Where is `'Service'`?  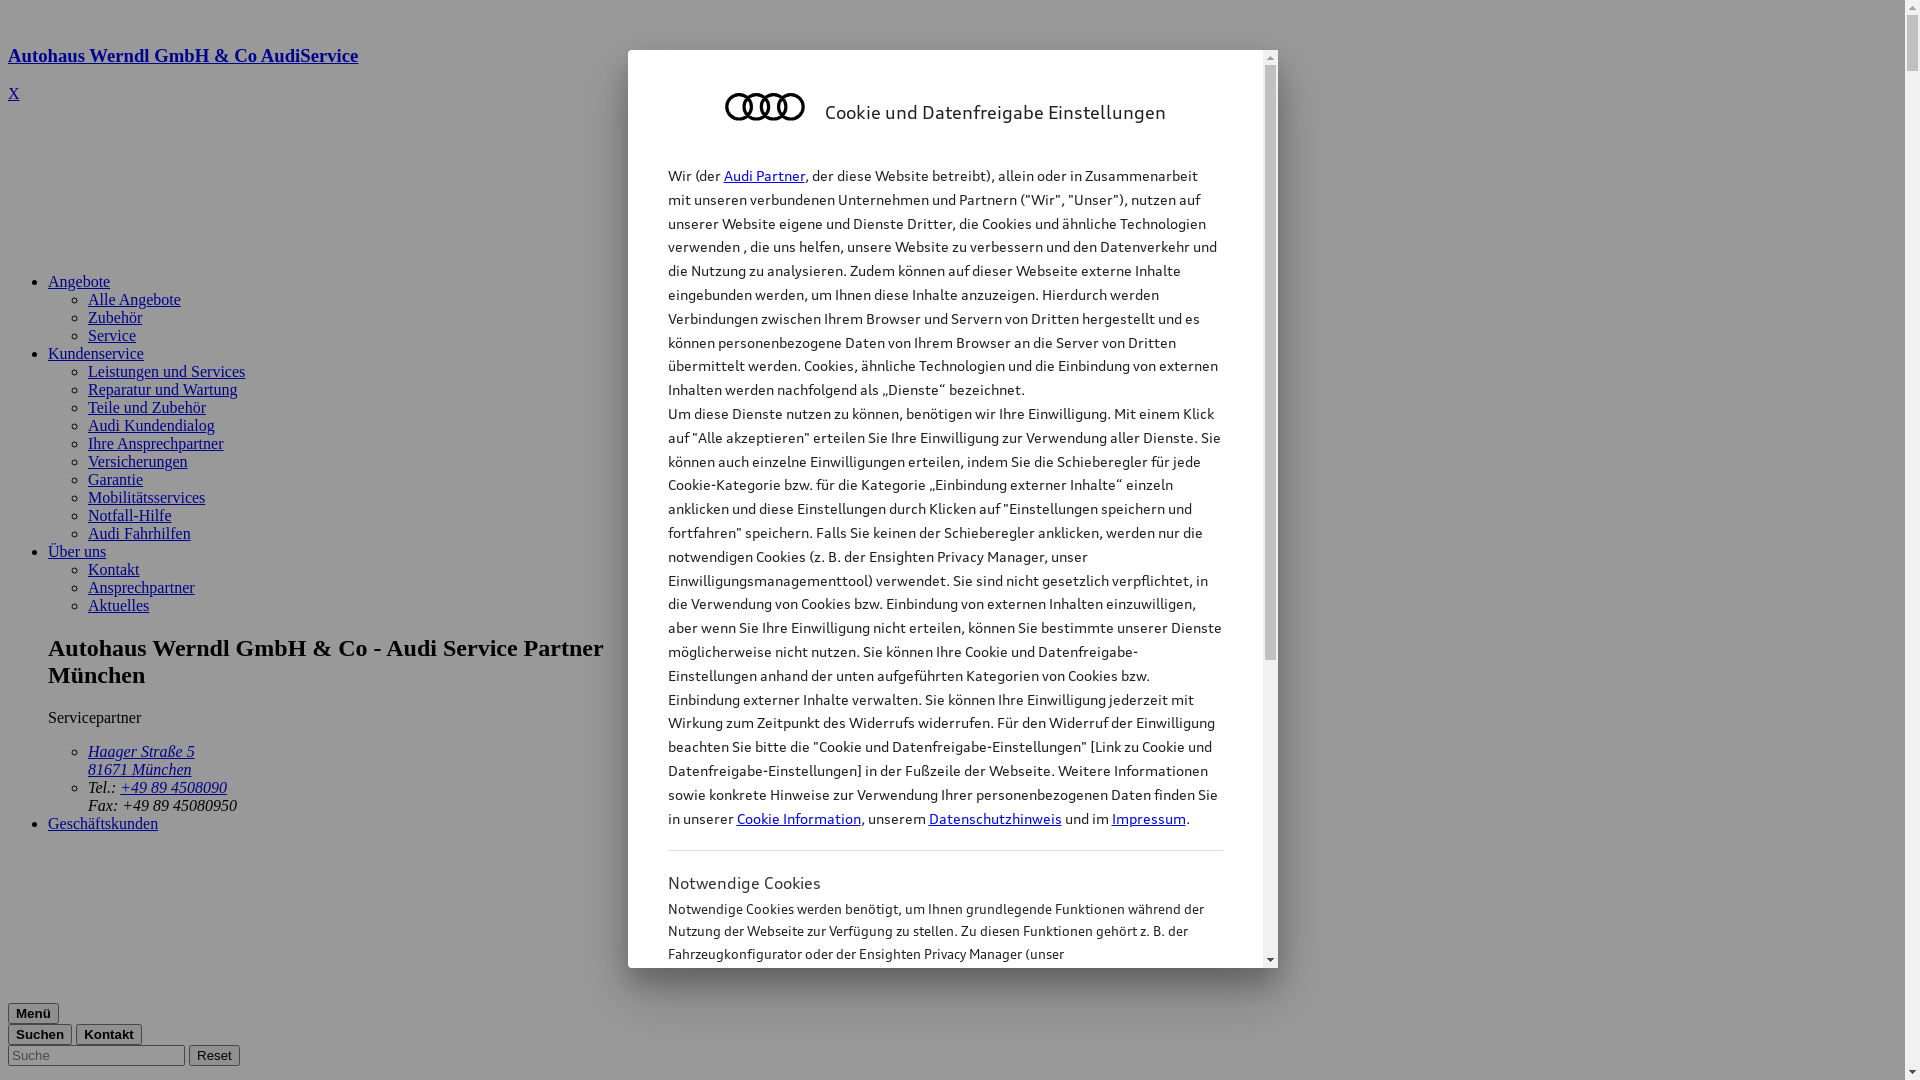 'Service' is located at coordinates (110, 334).